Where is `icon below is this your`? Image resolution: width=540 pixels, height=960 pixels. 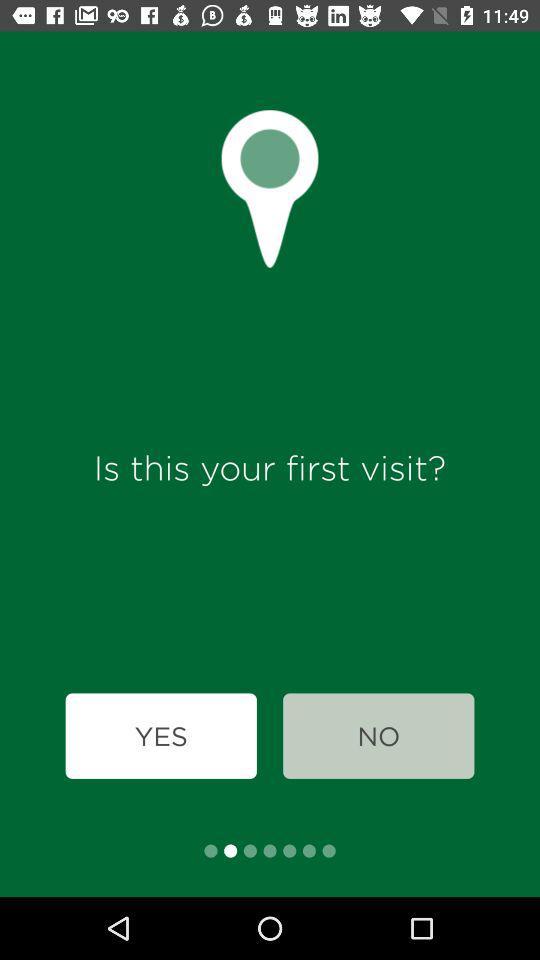
icon below is this your is located at coordinates (160, 735).